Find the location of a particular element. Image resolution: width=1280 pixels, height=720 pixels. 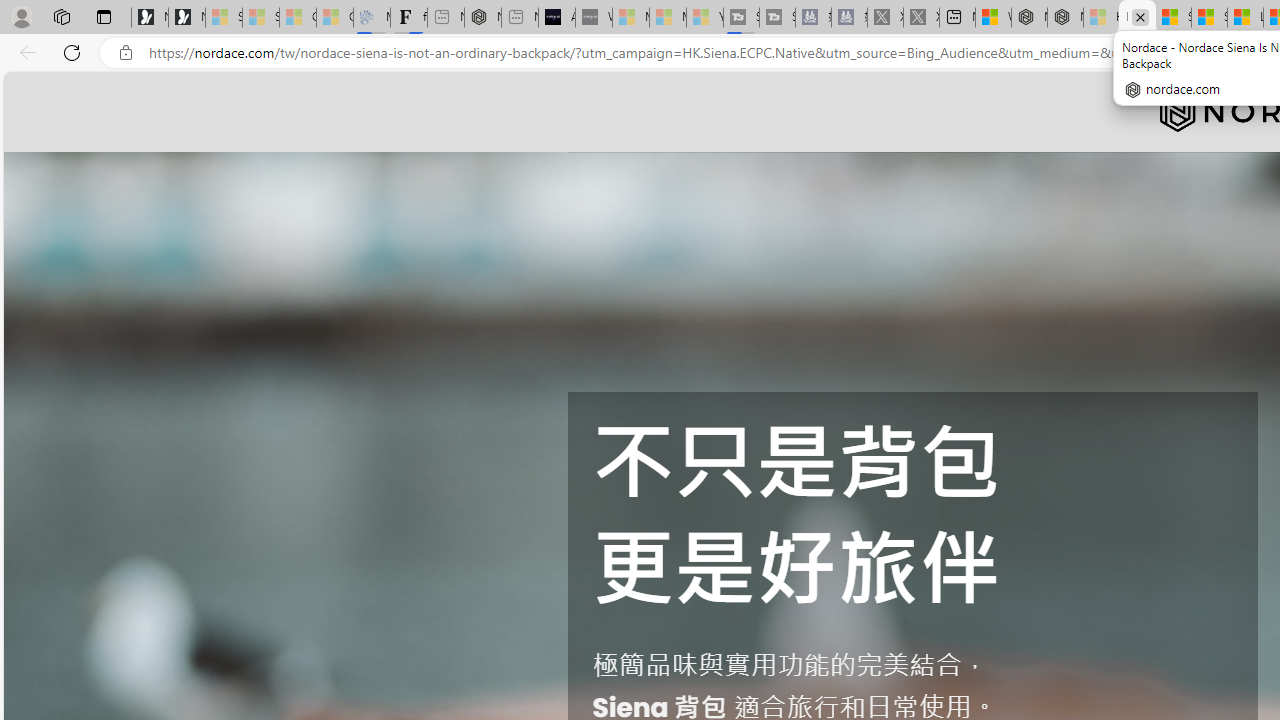

'Microsoft Start - Sleeping' is located at coordinates (668, 17).